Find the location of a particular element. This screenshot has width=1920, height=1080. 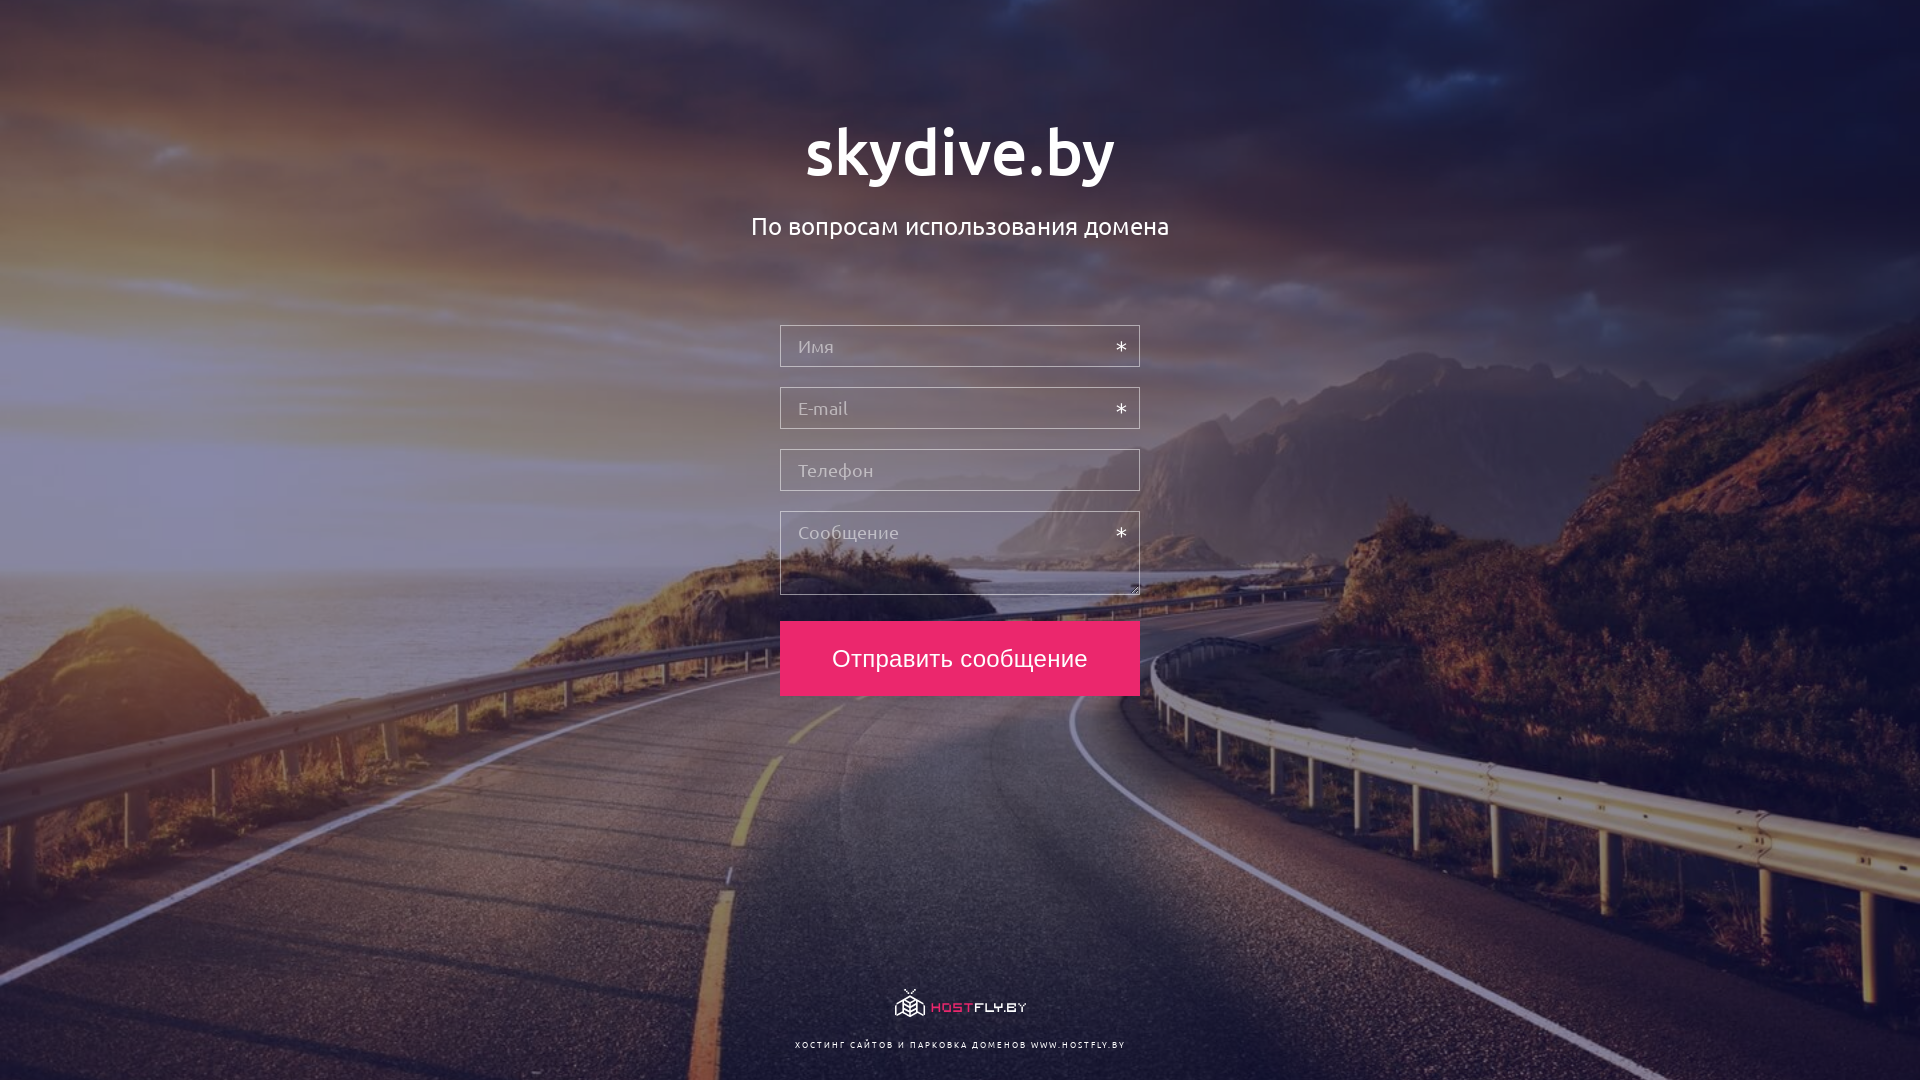

'WWW.HOSTFLY.BY' is located at coordinates (1076, 1043).